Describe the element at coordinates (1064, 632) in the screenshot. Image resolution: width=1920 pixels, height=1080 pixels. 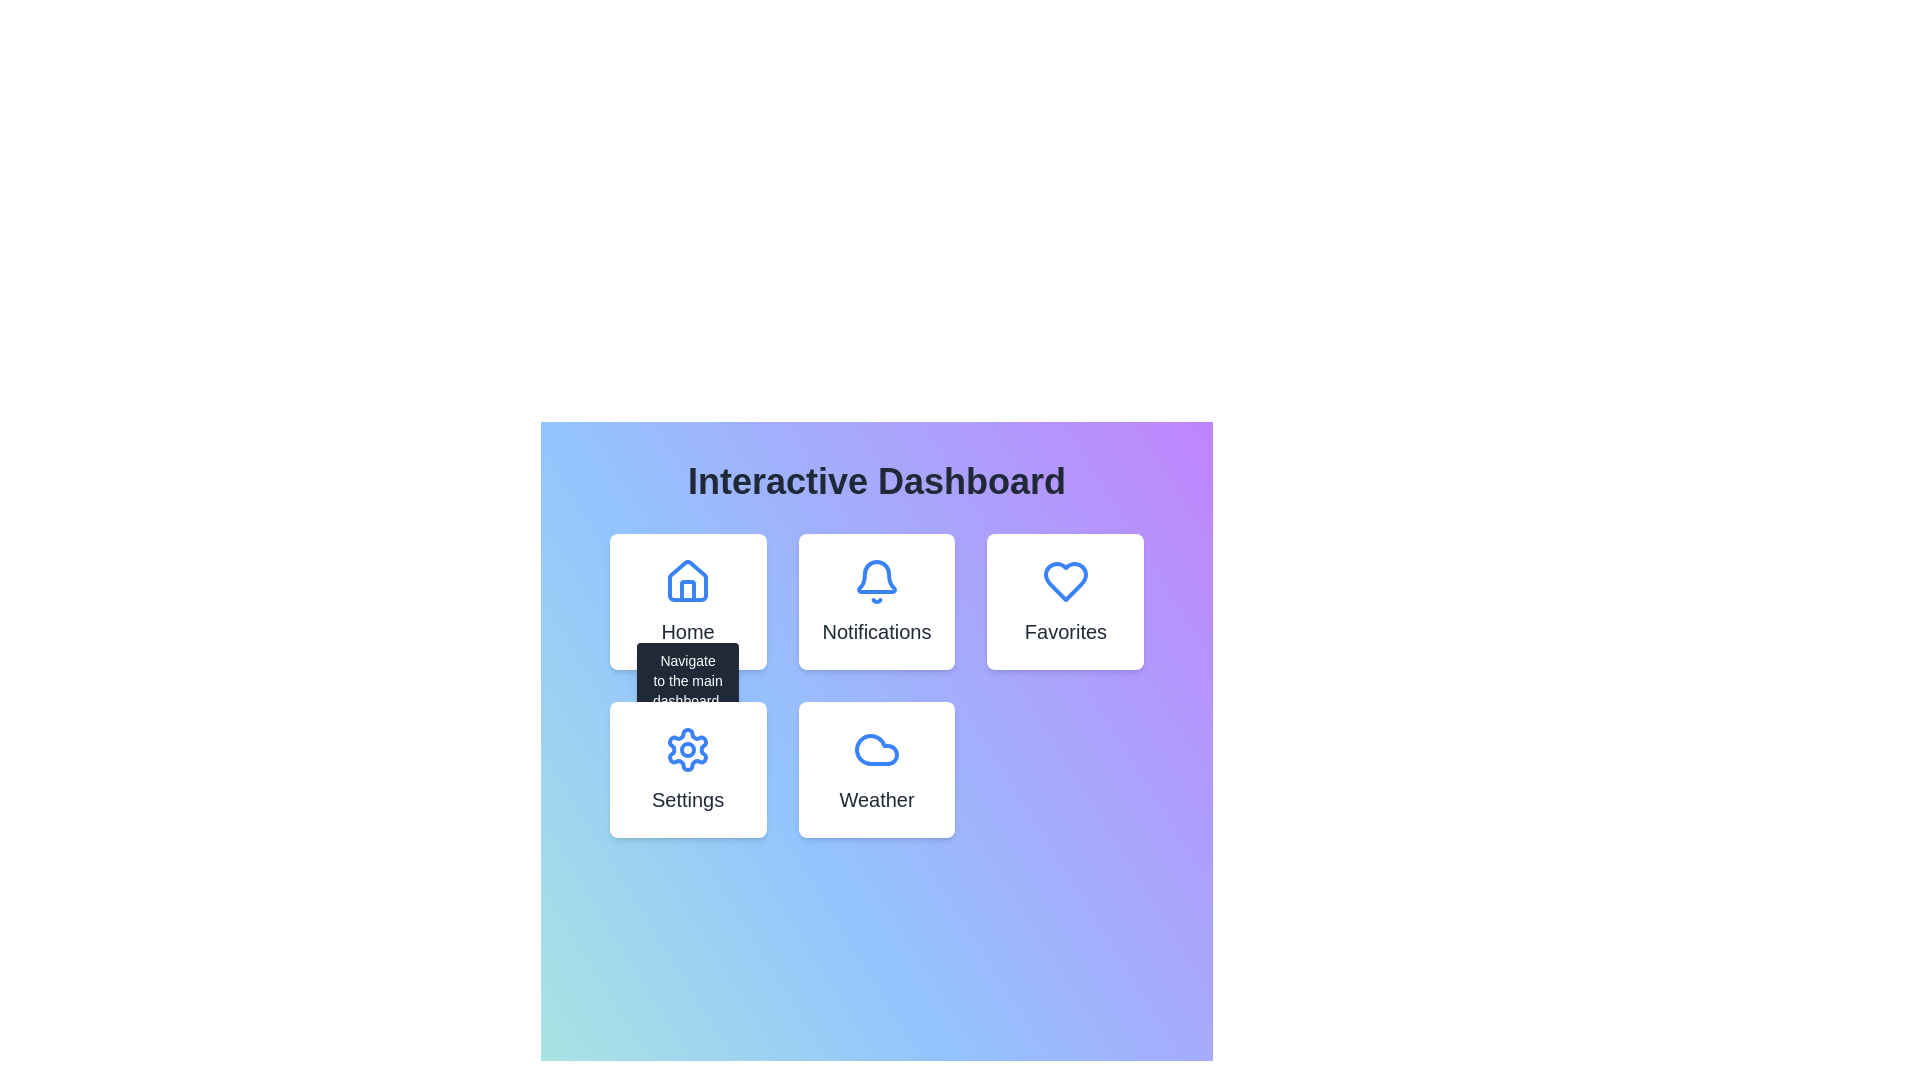
I see `the Text label that describes the card's purpose related to favorites, positioned below the heart icon in the third card from the left in the top row of a grid layout` at that location.